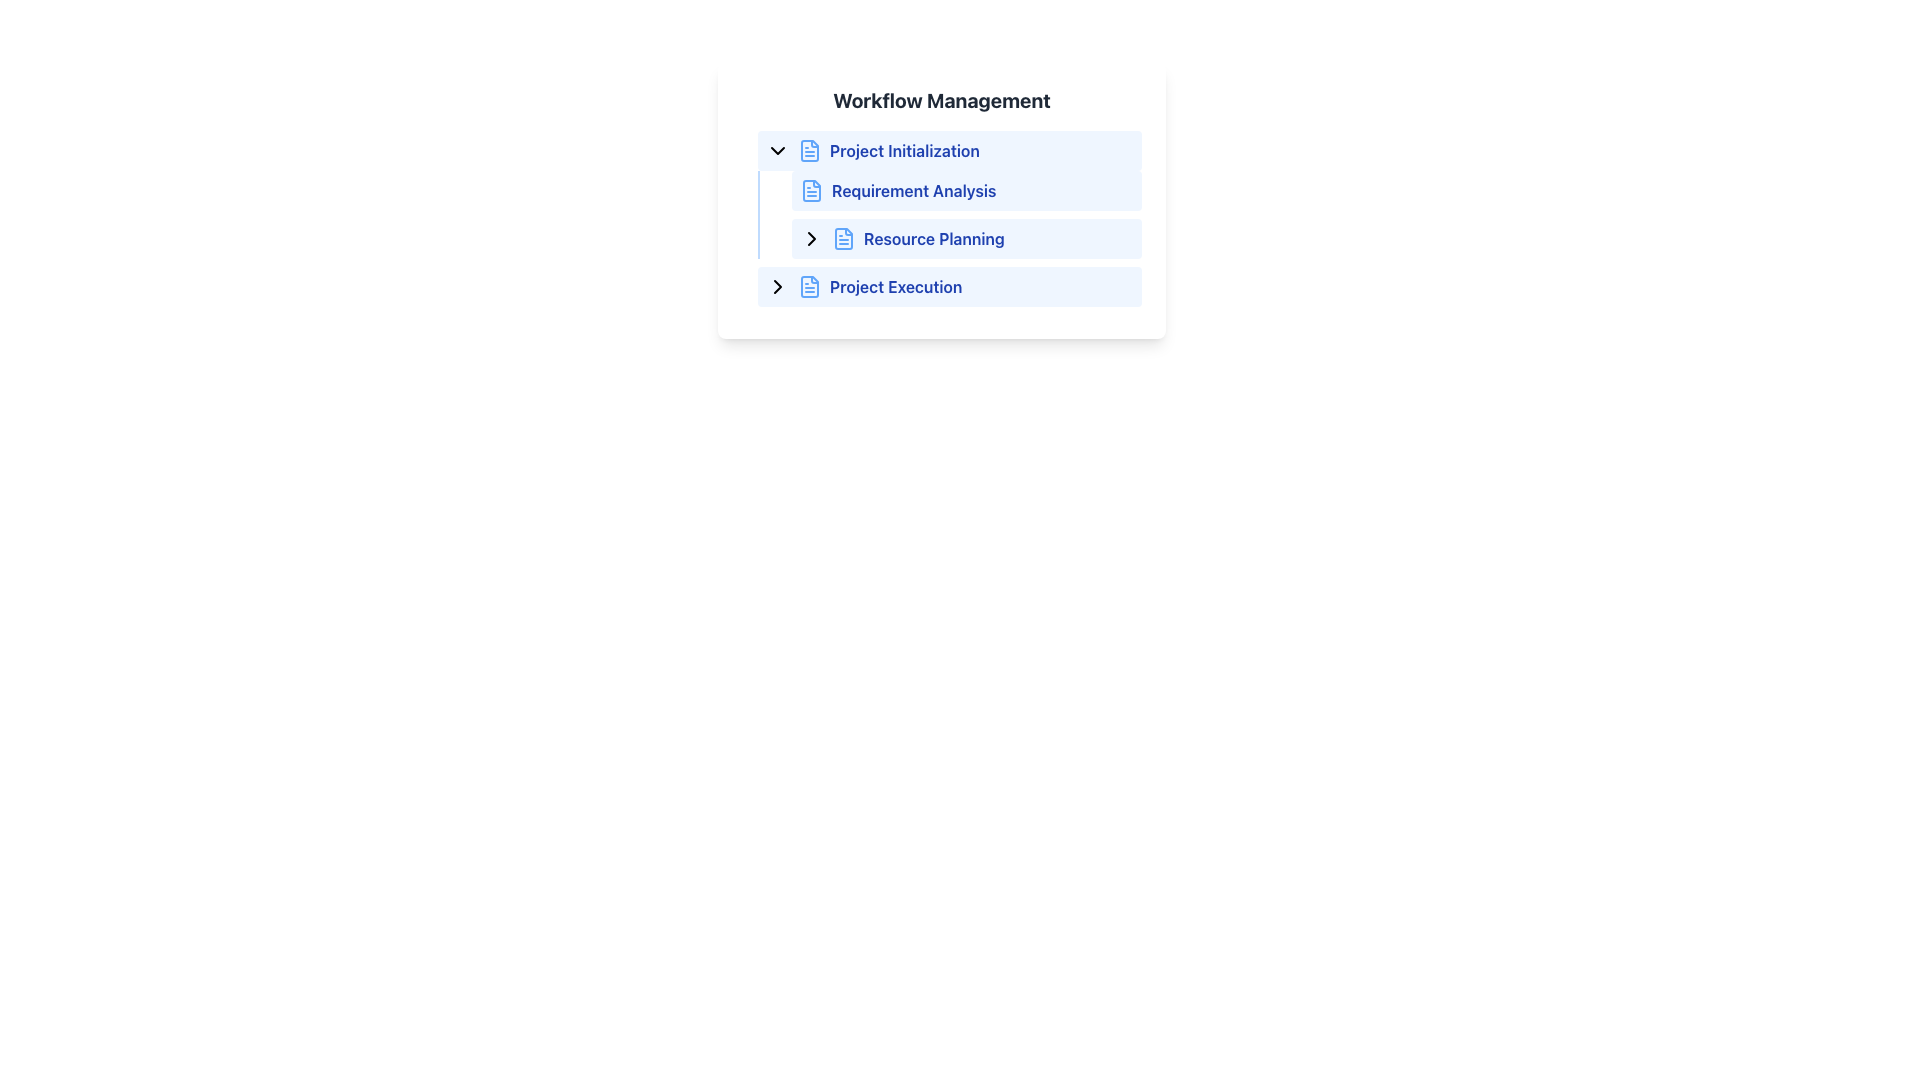 Image resolution: width=1920 pixels, height=1080 pixels. Describe the element at coordinates (895, 286) in the screenshot. I see `the 'Project Execution' text label, which is styled with blue color and bold font weight, located in the 'Workflow Management' section as the fourth item in the list` at that location.